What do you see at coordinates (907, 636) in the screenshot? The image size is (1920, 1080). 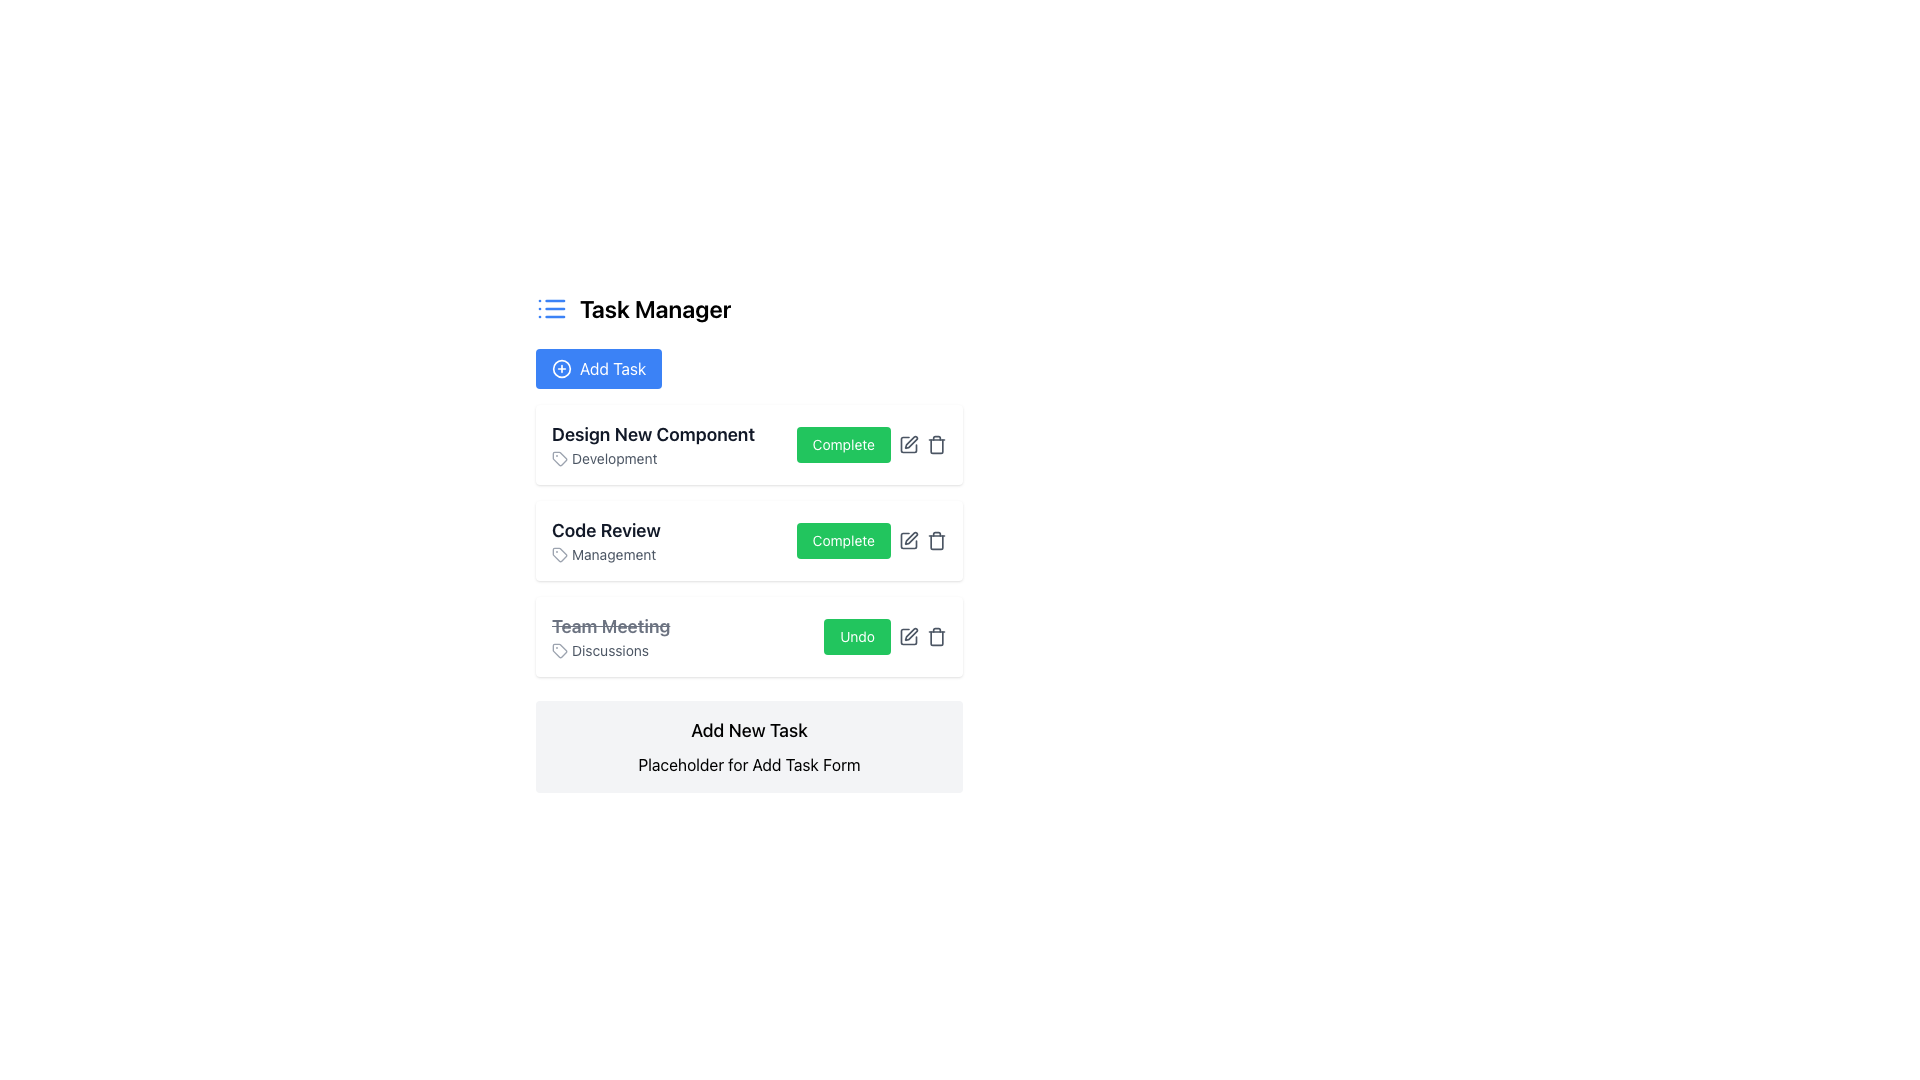 I see `the gray pen icon button located to the right of the green 'Undo' button in the 'Team Meeting' task row` at bounding box center [907, 636].